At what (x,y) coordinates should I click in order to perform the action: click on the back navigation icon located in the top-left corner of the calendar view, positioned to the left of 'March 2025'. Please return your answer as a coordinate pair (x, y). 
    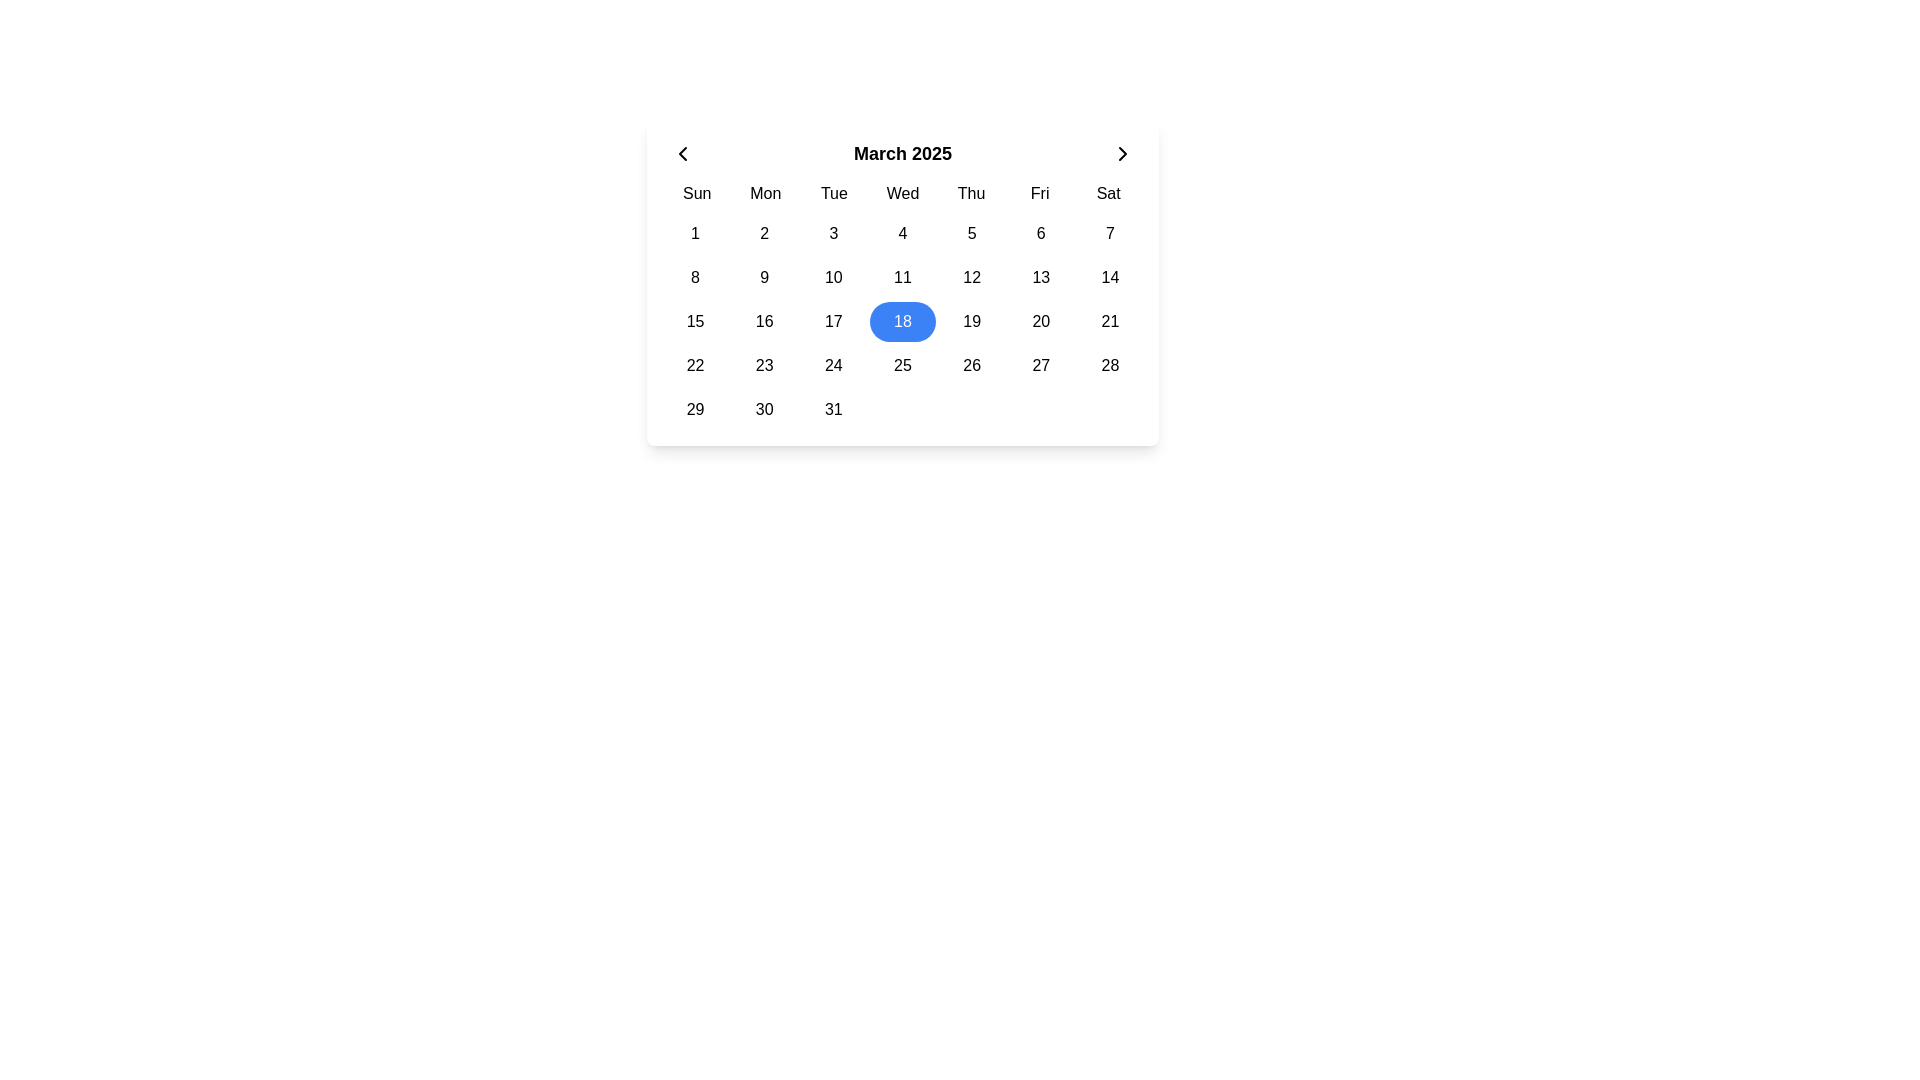
    Looking at the image, I should click on (682, 153).